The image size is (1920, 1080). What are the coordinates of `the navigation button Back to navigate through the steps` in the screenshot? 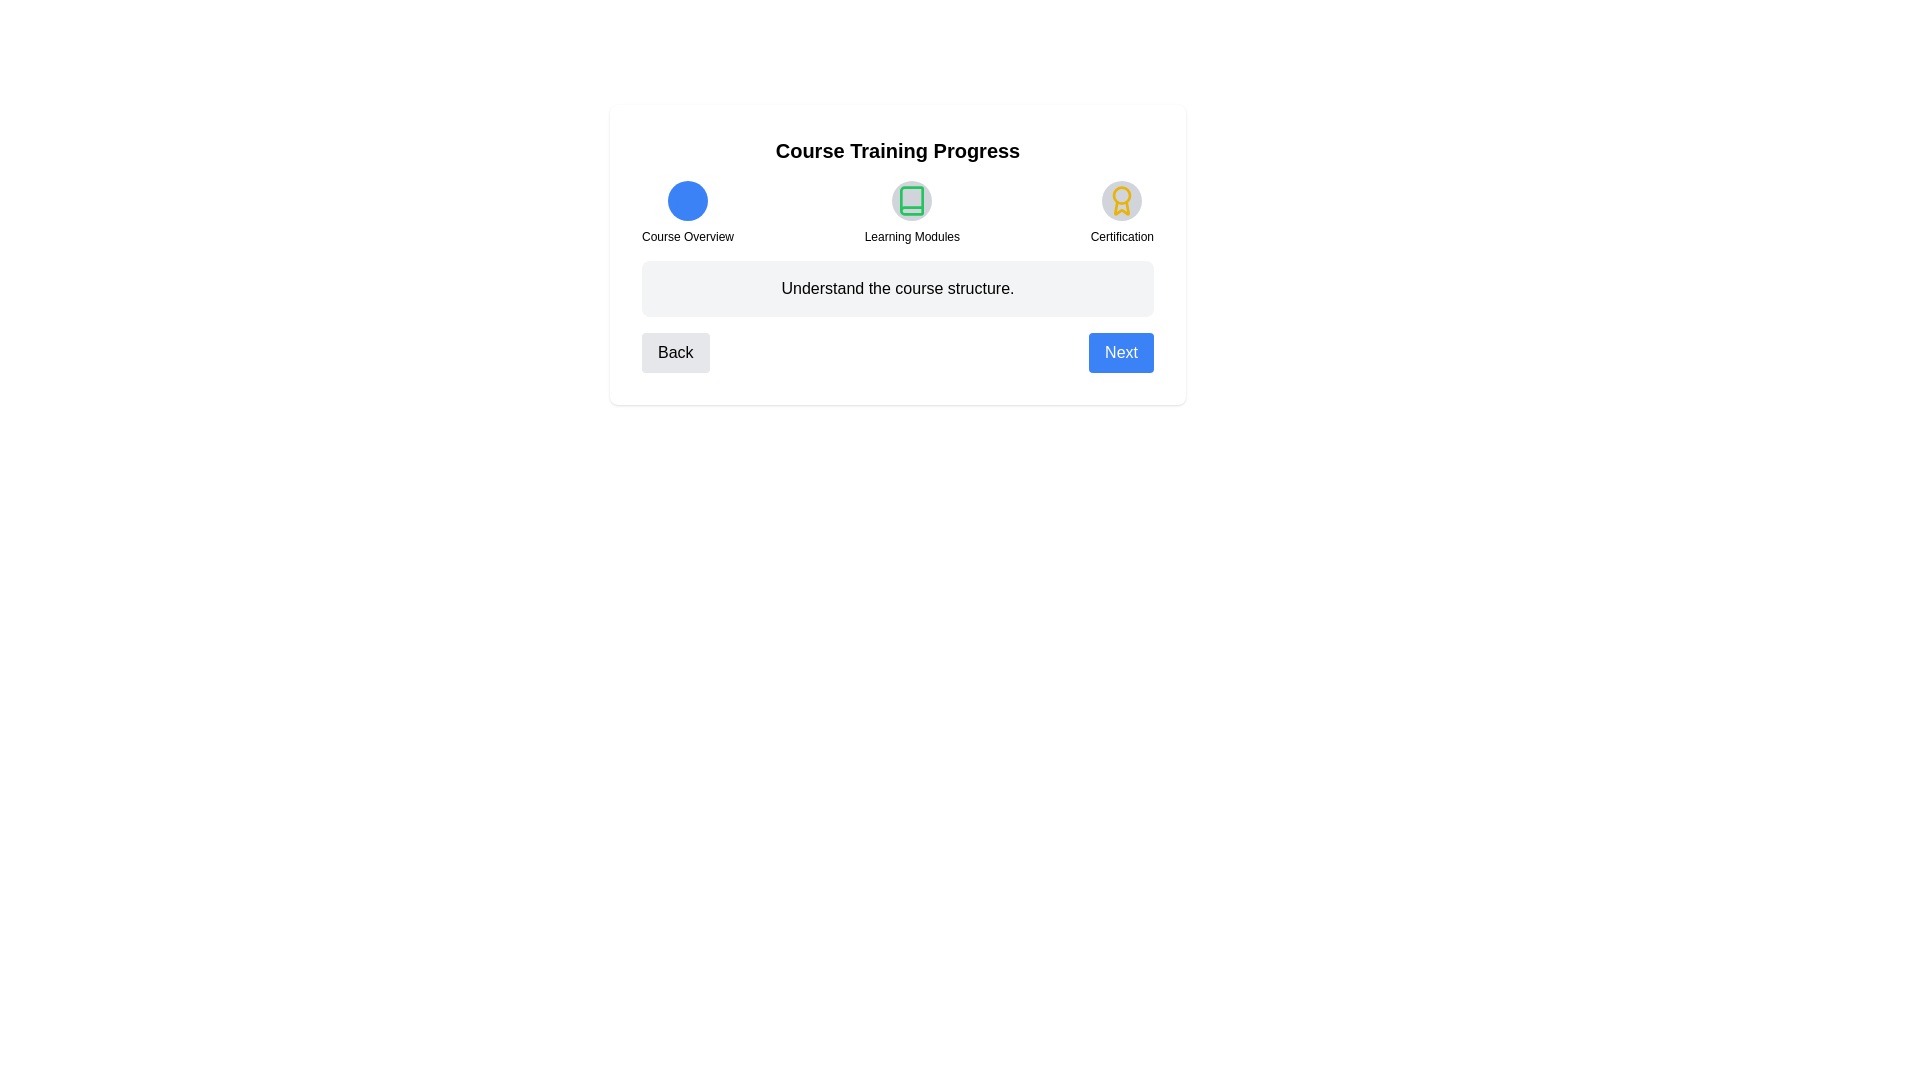 It's located at (675, 352).